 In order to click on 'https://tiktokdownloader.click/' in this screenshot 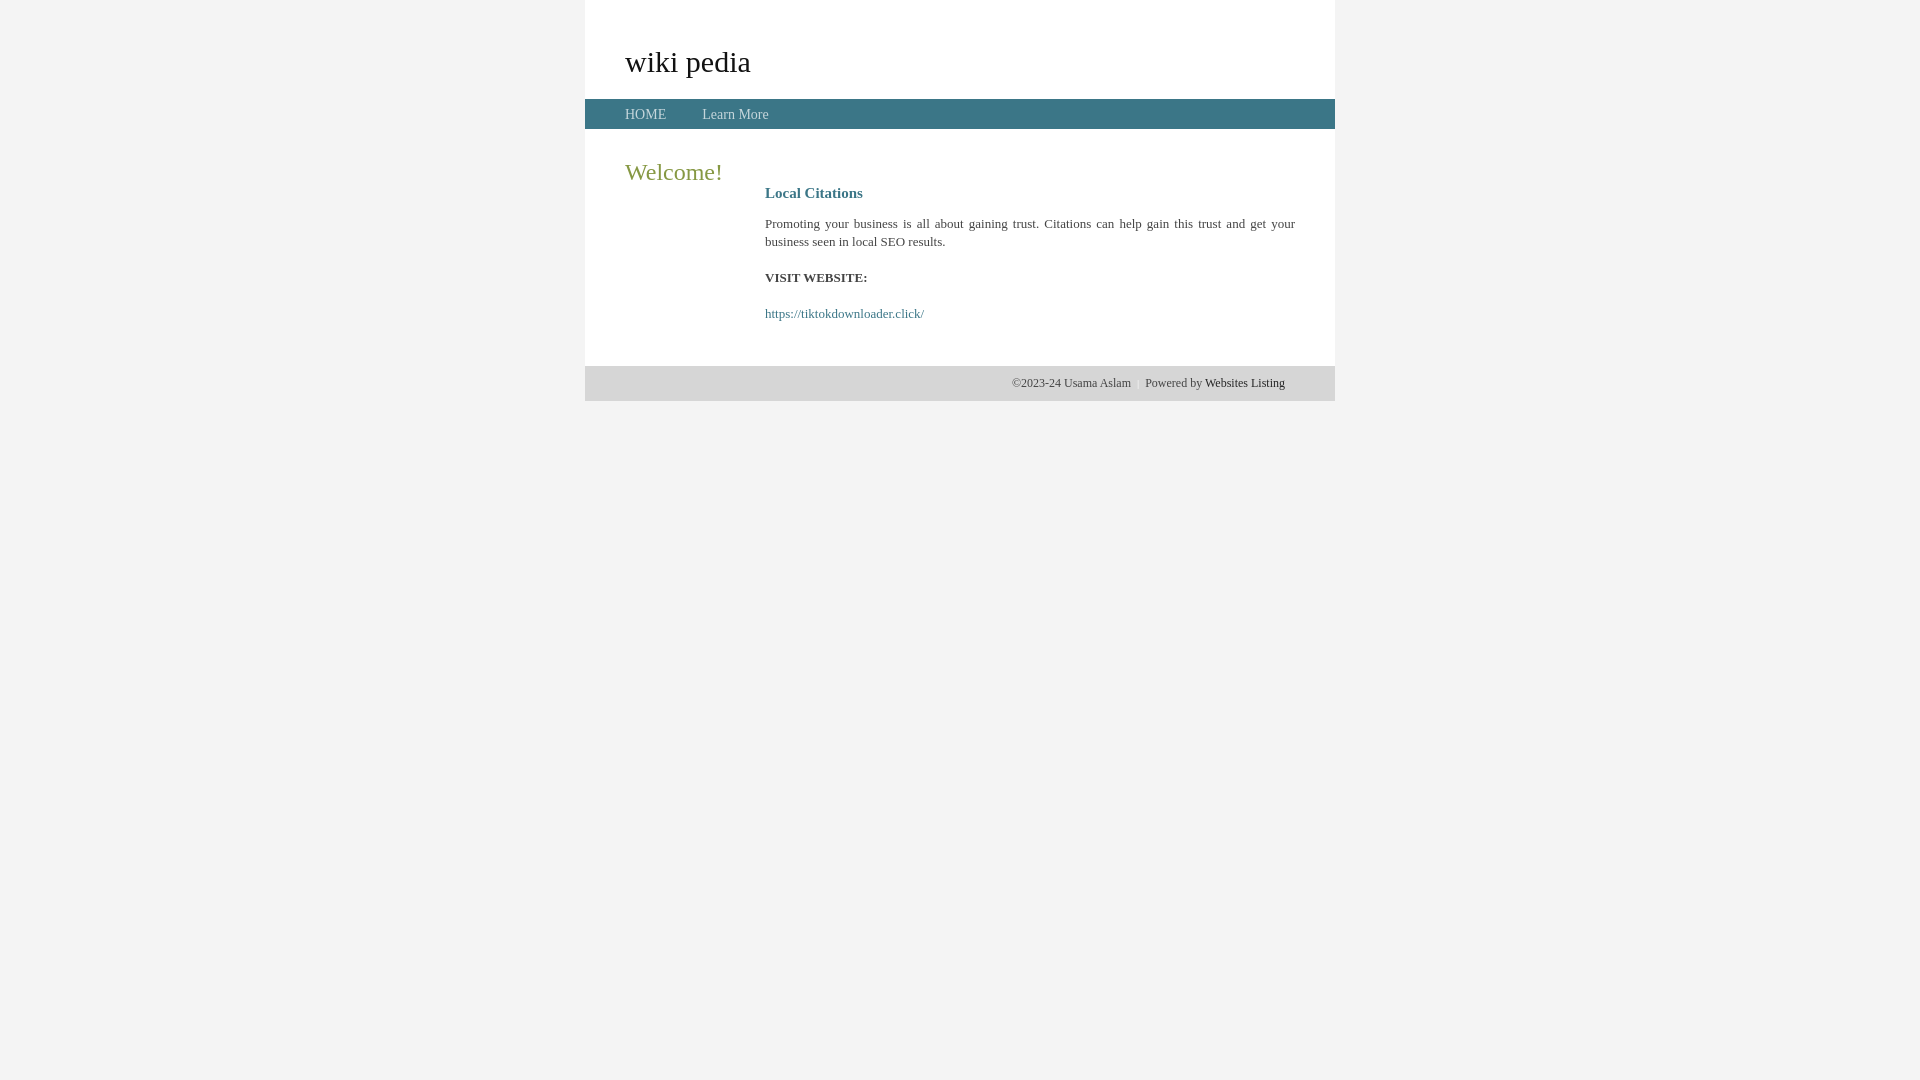, I will do `click(844, 313)`.